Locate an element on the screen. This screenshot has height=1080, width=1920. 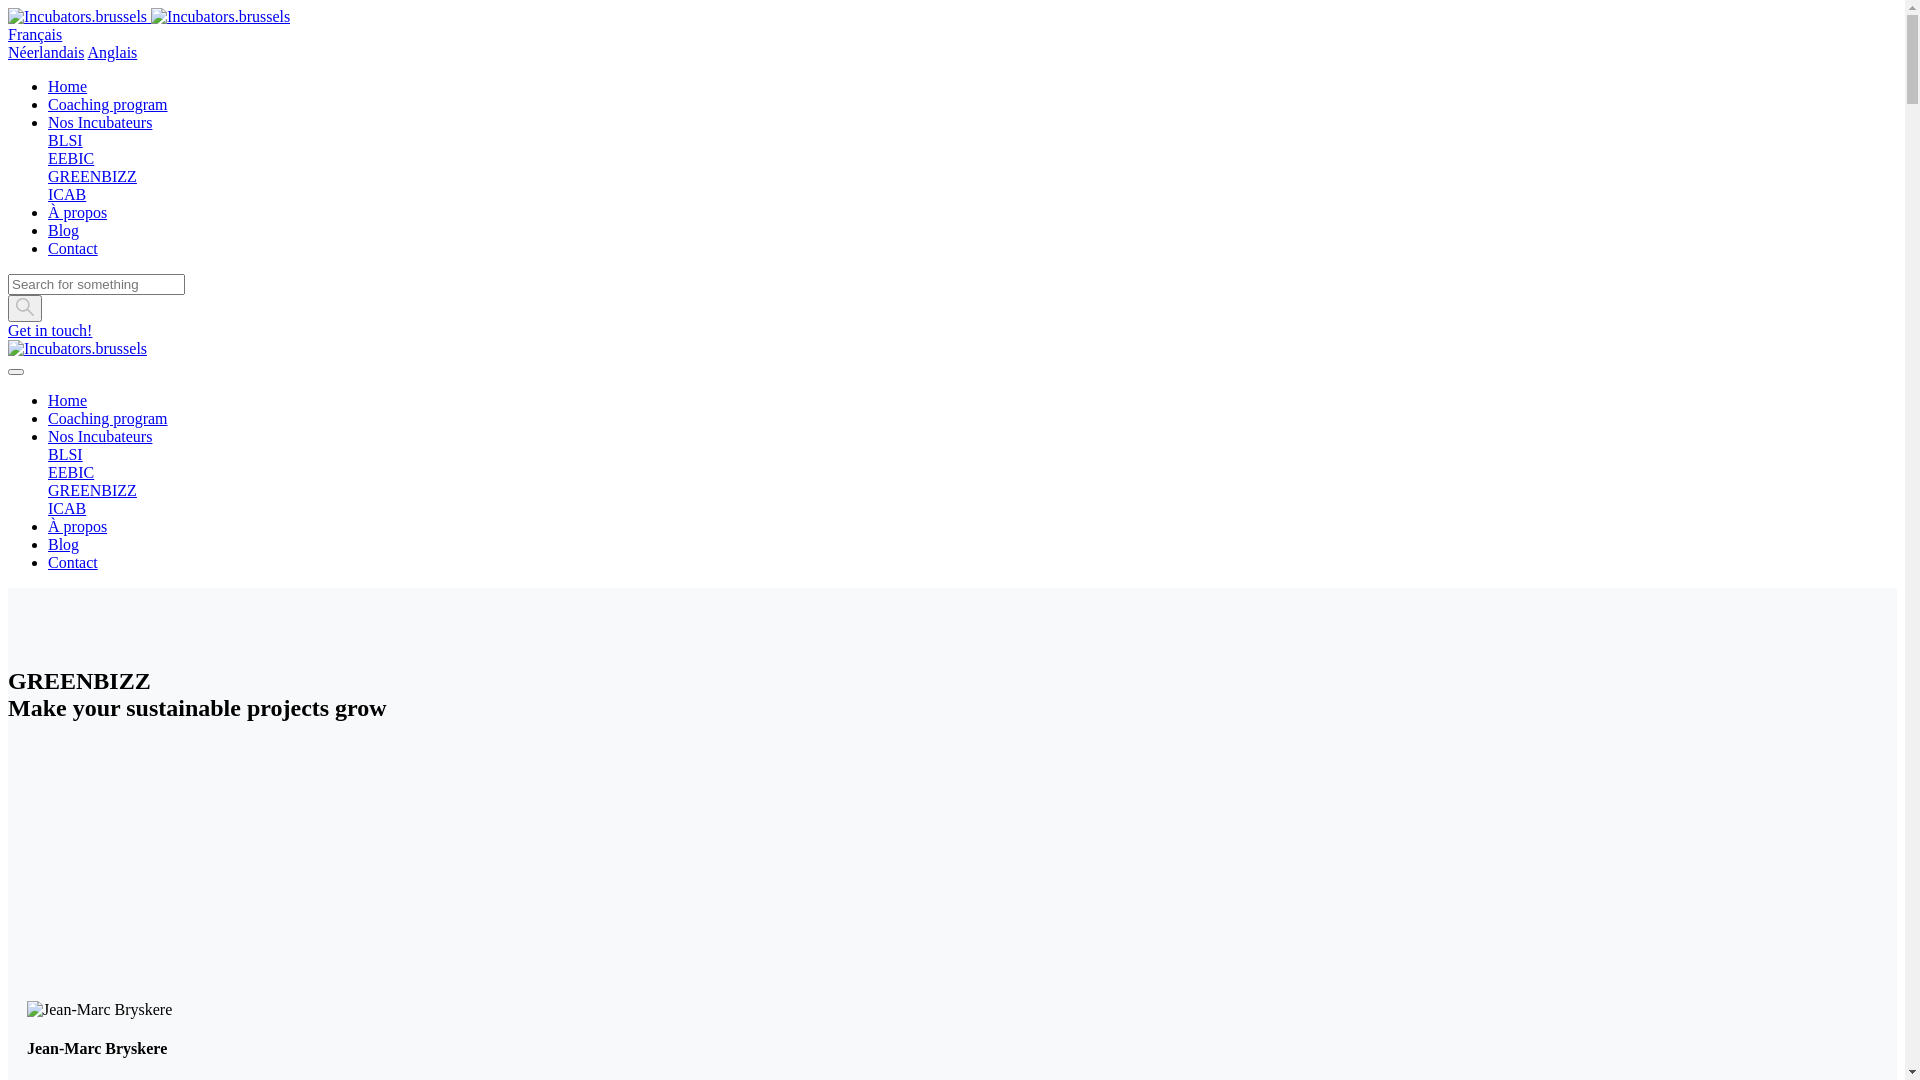
'Shape' is located at coordinates (24, 308).